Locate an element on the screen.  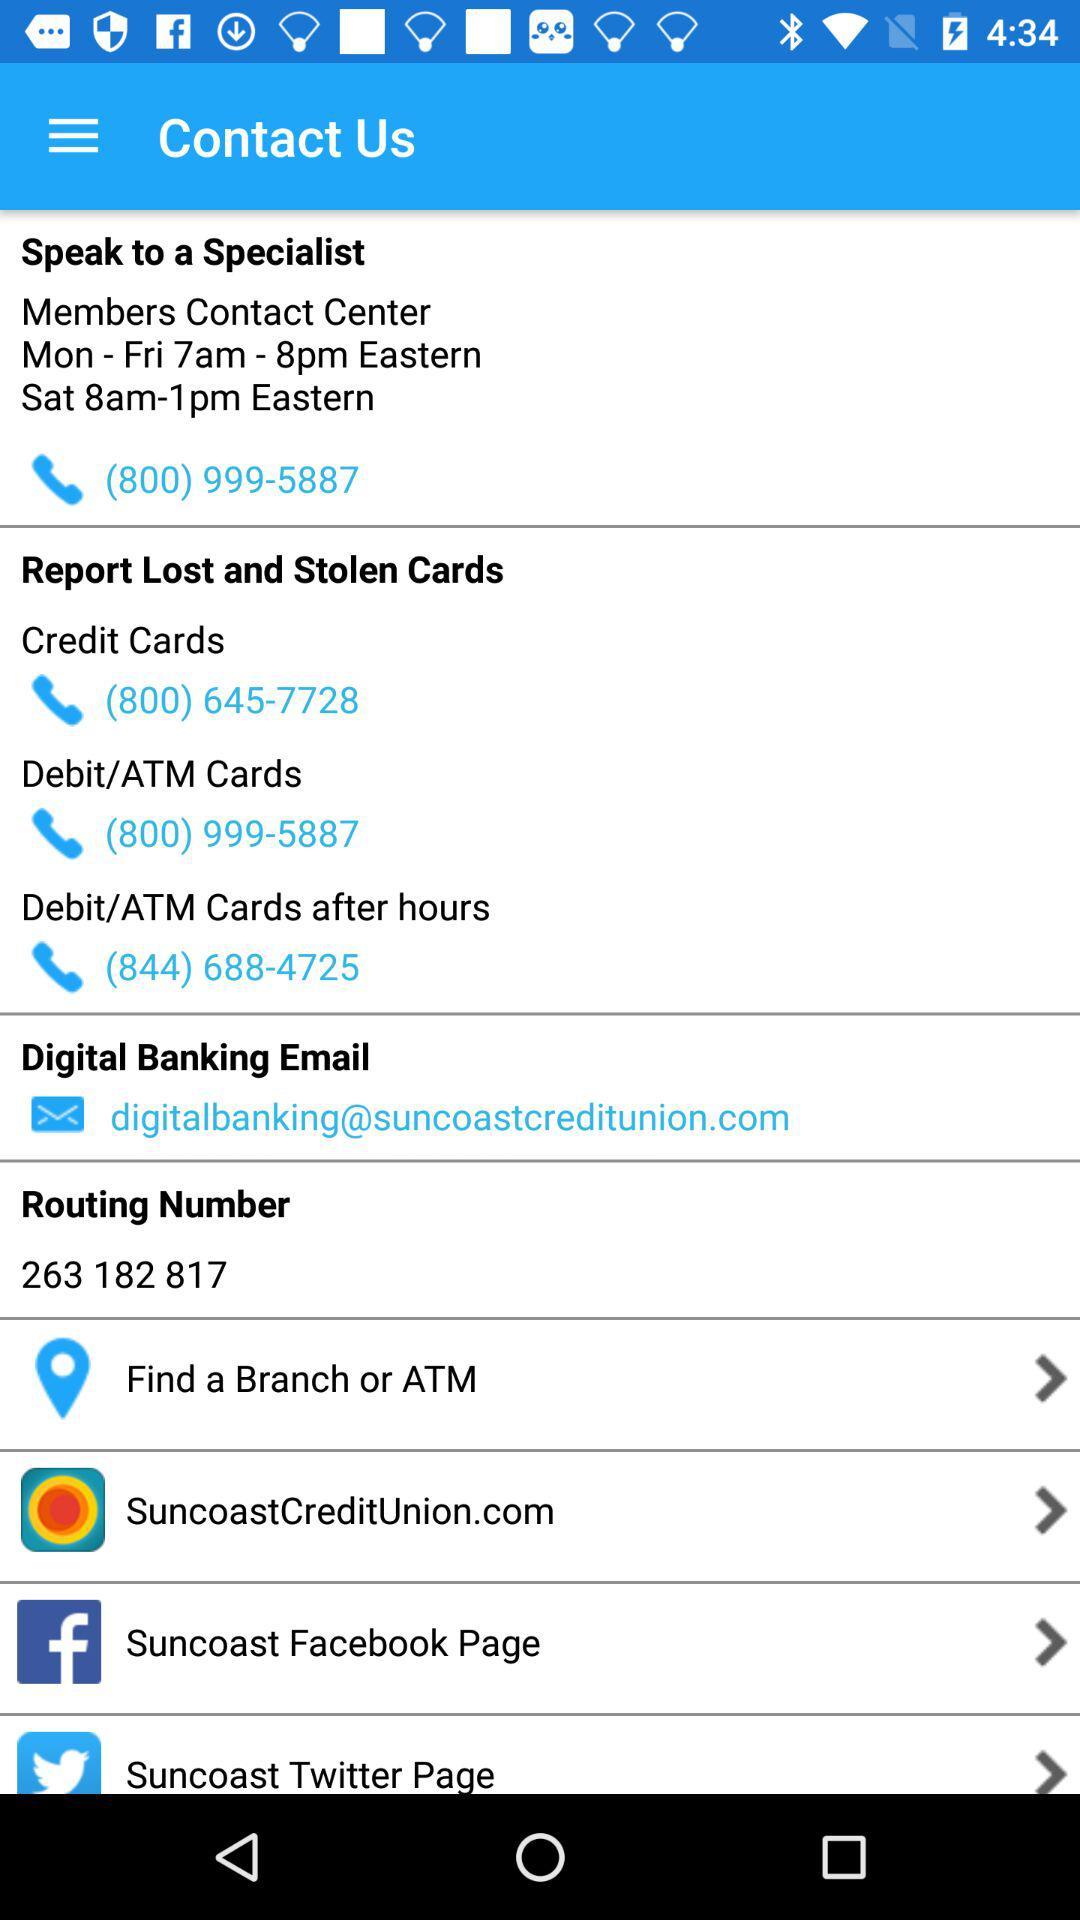
digitalbanking@suncoastcreditunion.com is located at coordinates (591, 1115).